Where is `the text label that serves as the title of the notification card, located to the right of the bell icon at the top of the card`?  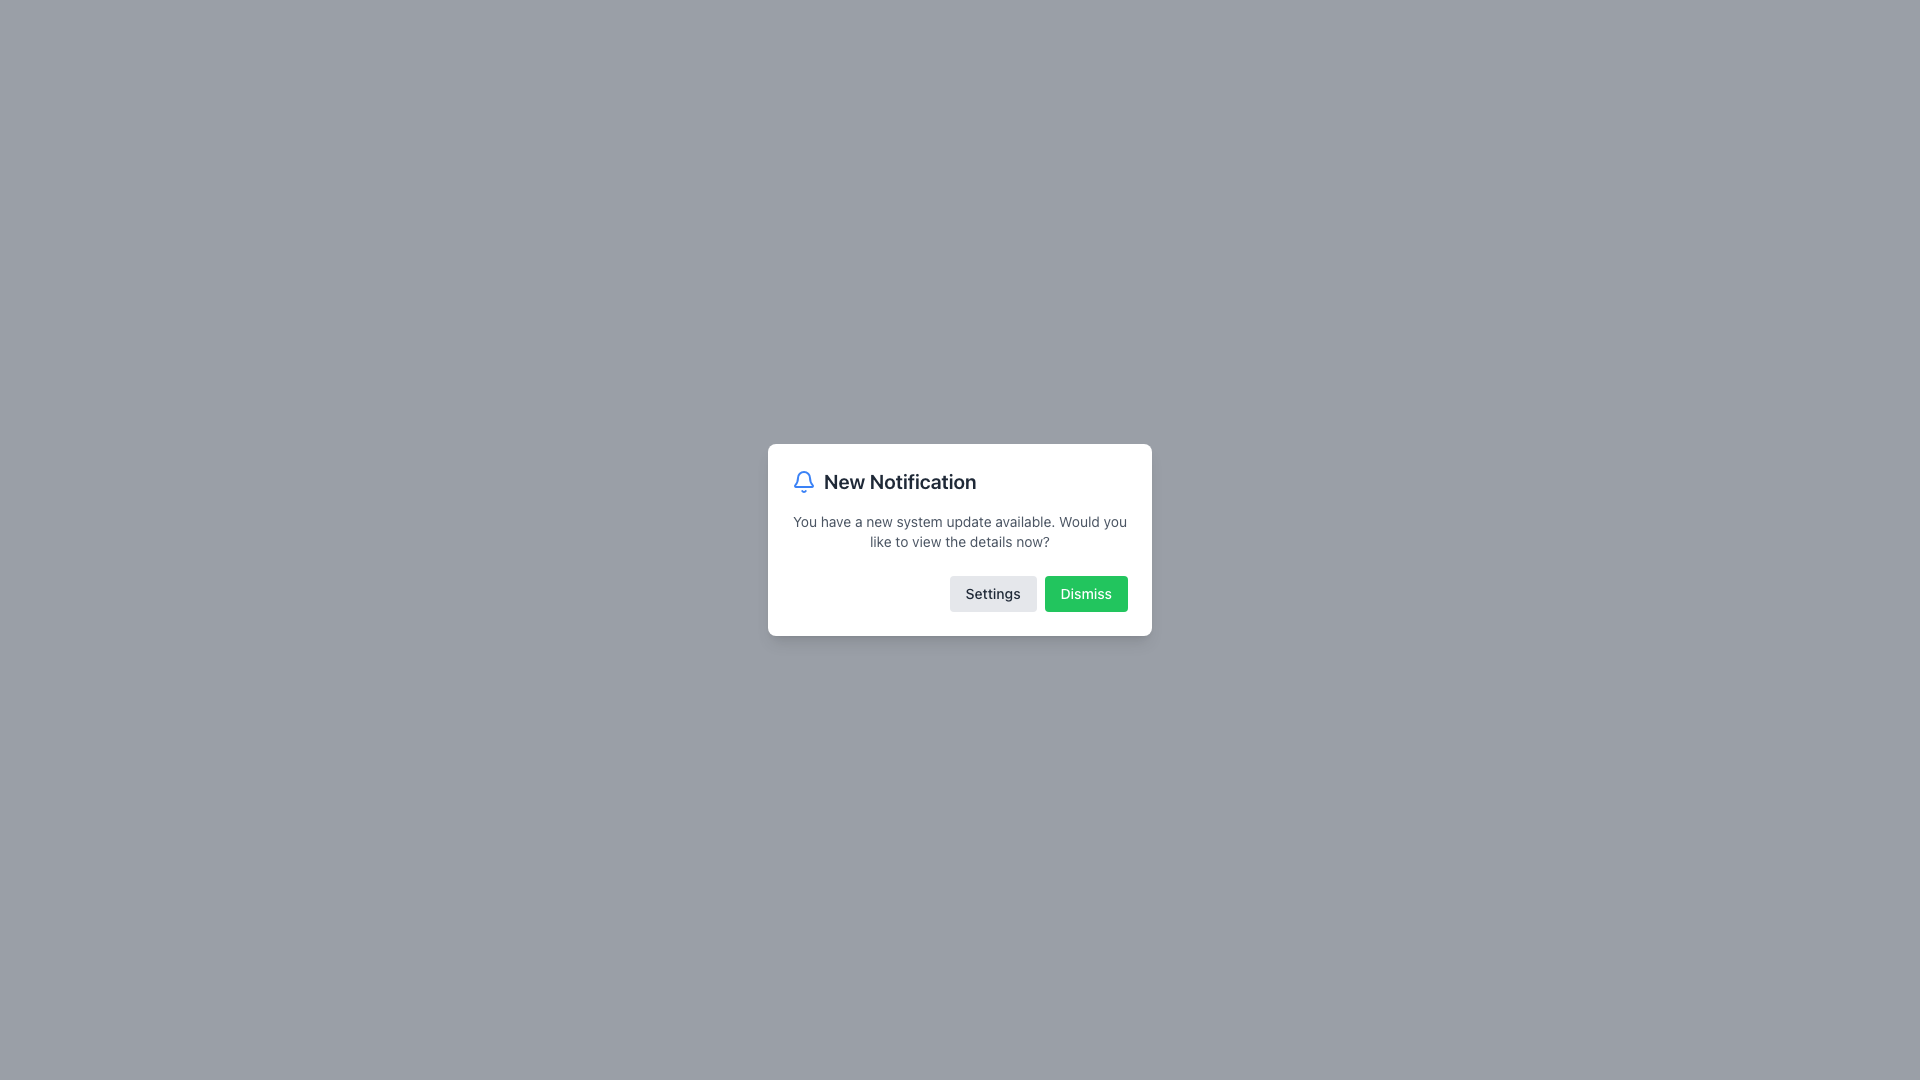
the text label that serves as the title of the notification card, located to the right of the bell icon at the top of the card is located at coordinates (899, 482).